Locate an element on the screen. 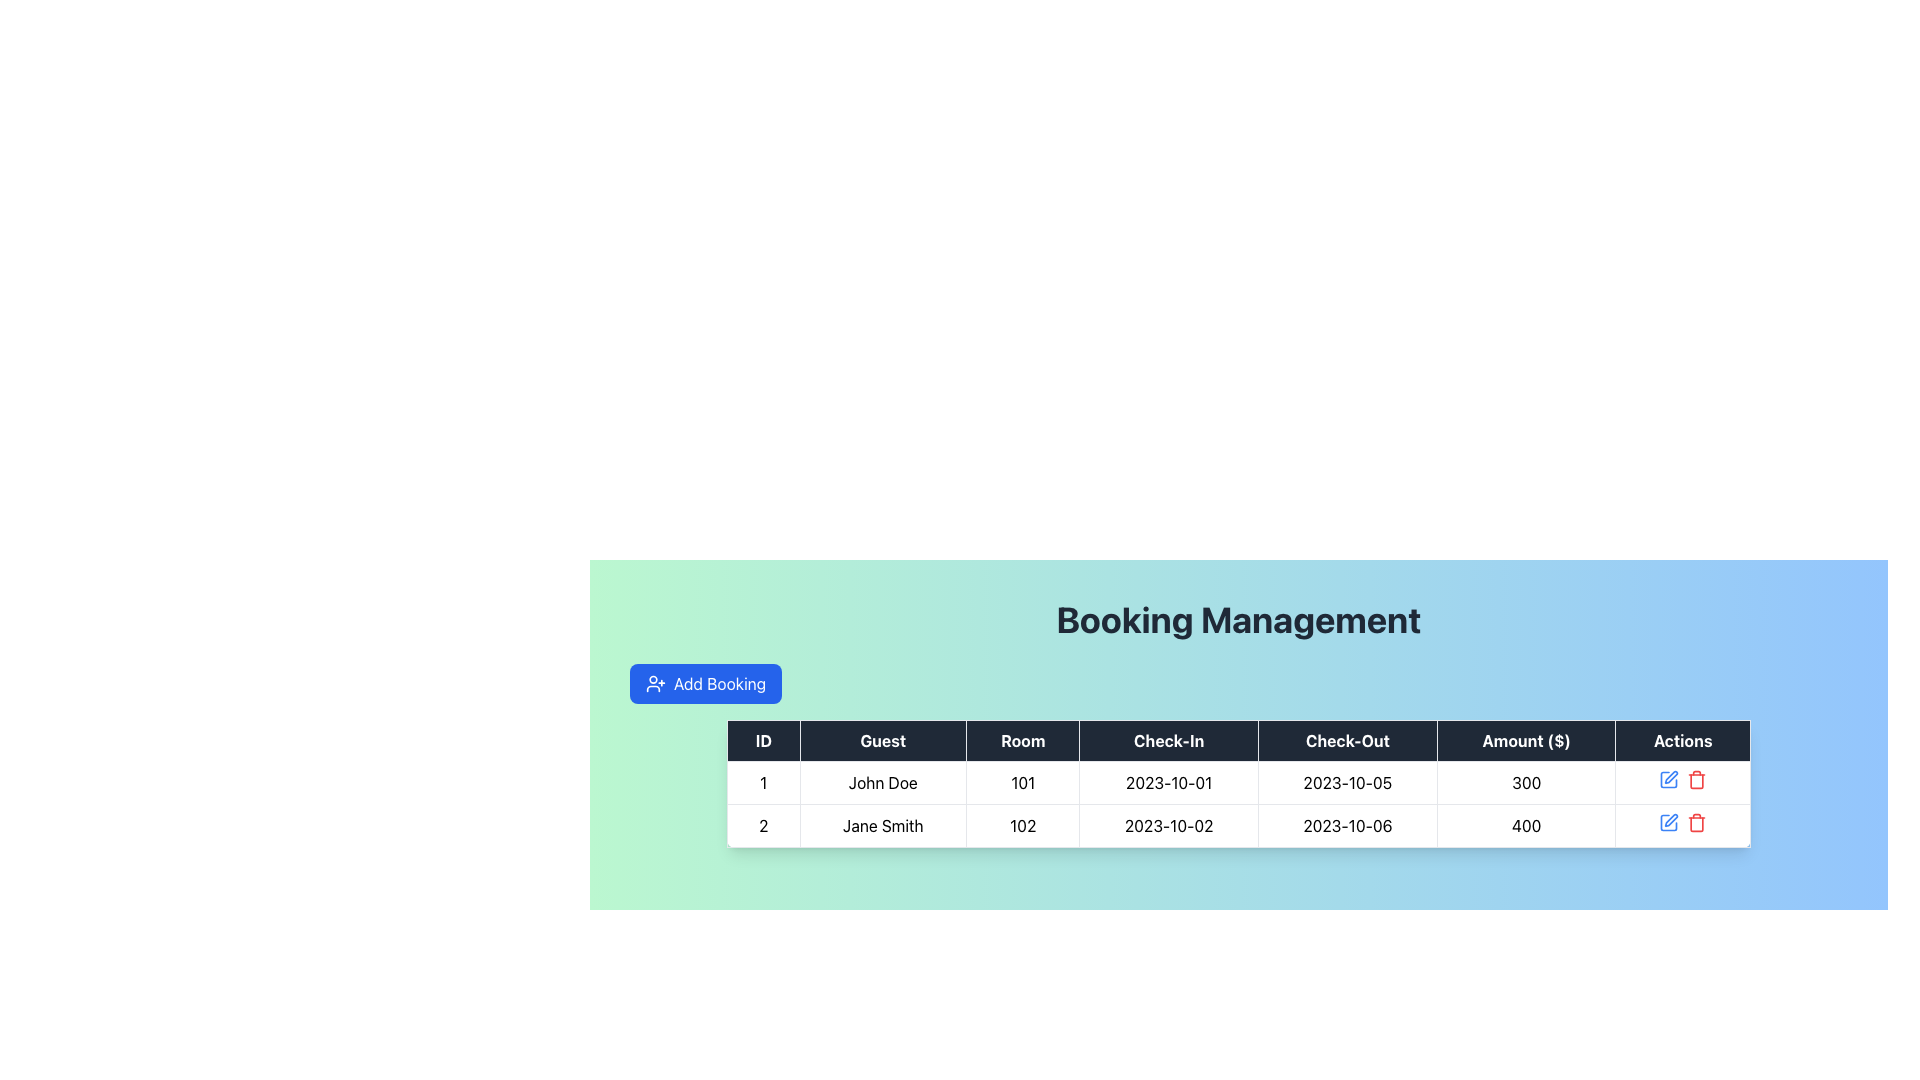 The width and height of the screenshot is (1920, 1080). the blue square icon button with a pen illustration located in the 'Actions' column of the 'Booking Management' section, corresponding to the entry for the guest 'Jane Smith' is located at coordinates (1669, 822).